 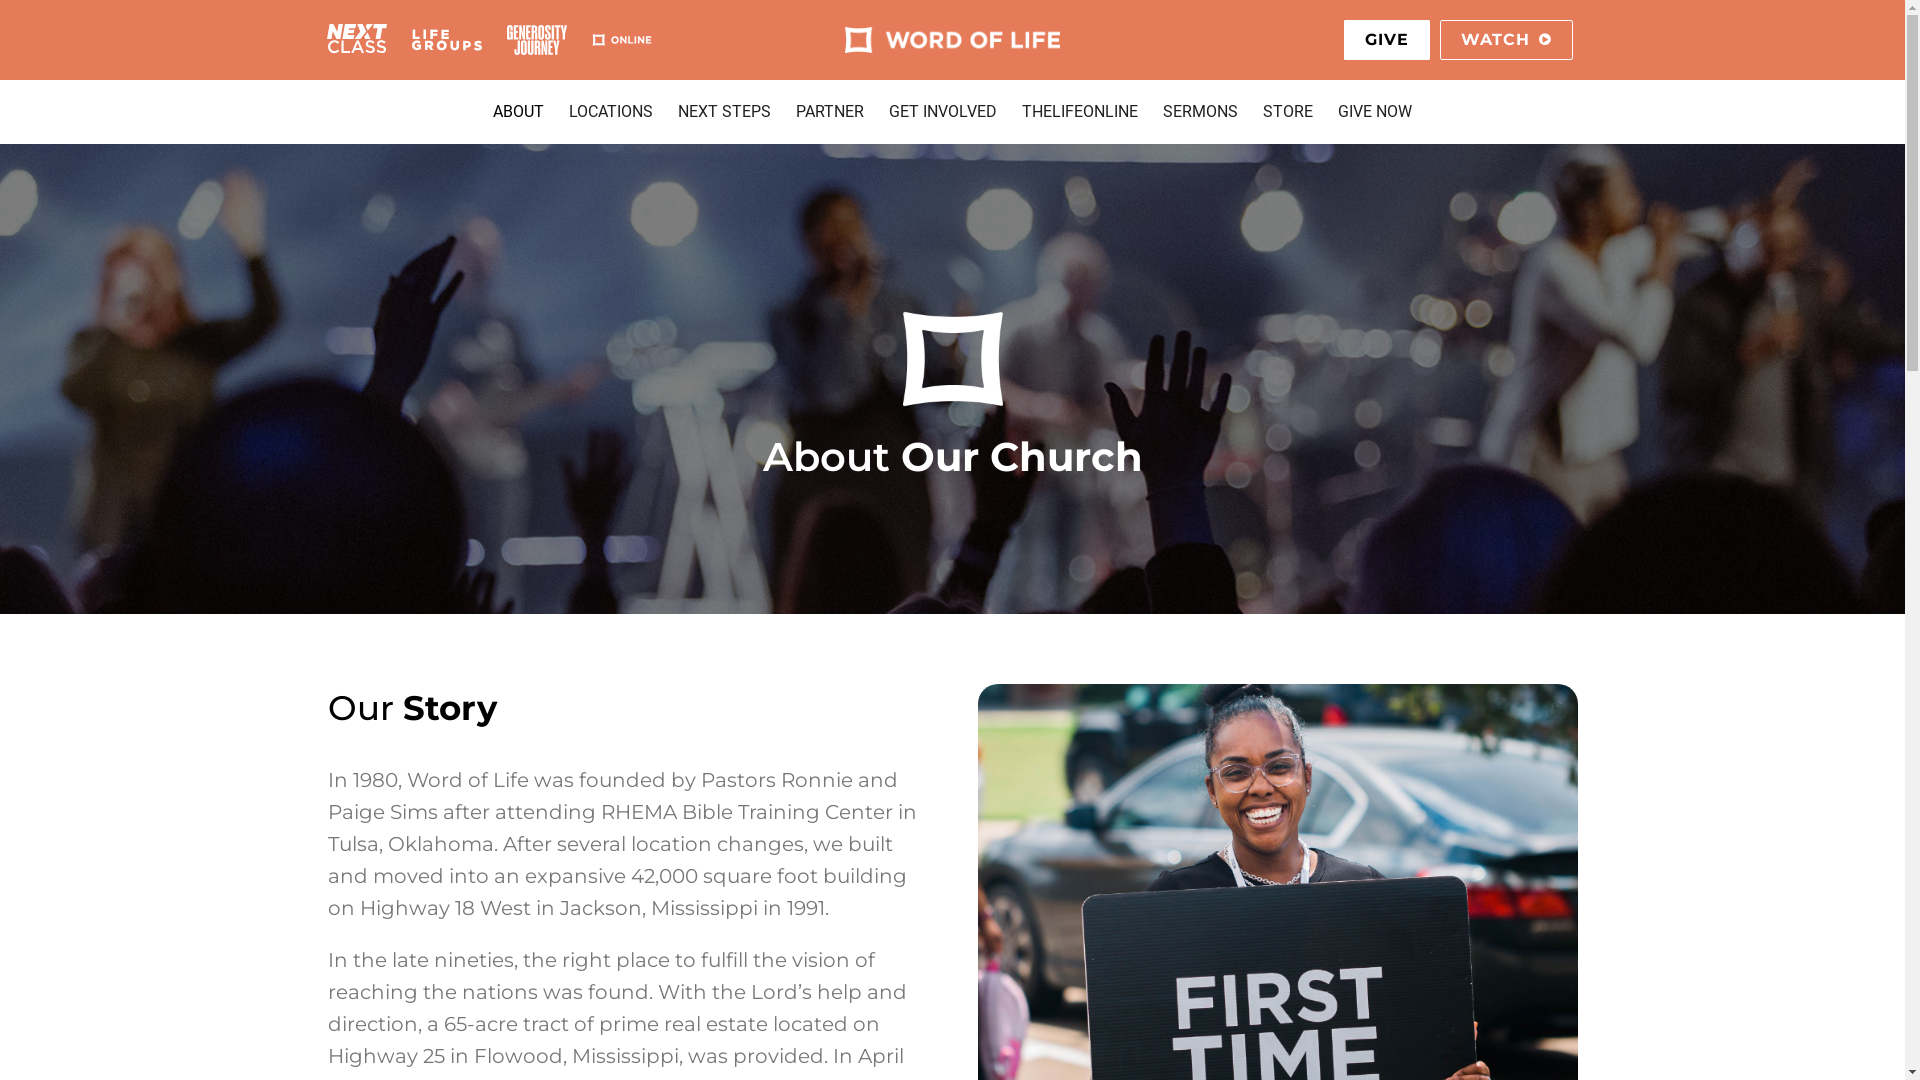 What do you see at coordinates (1079, 111) in the screenshot?
I see `'THELIFEONLINE'` at bounding box center [1079, 111].